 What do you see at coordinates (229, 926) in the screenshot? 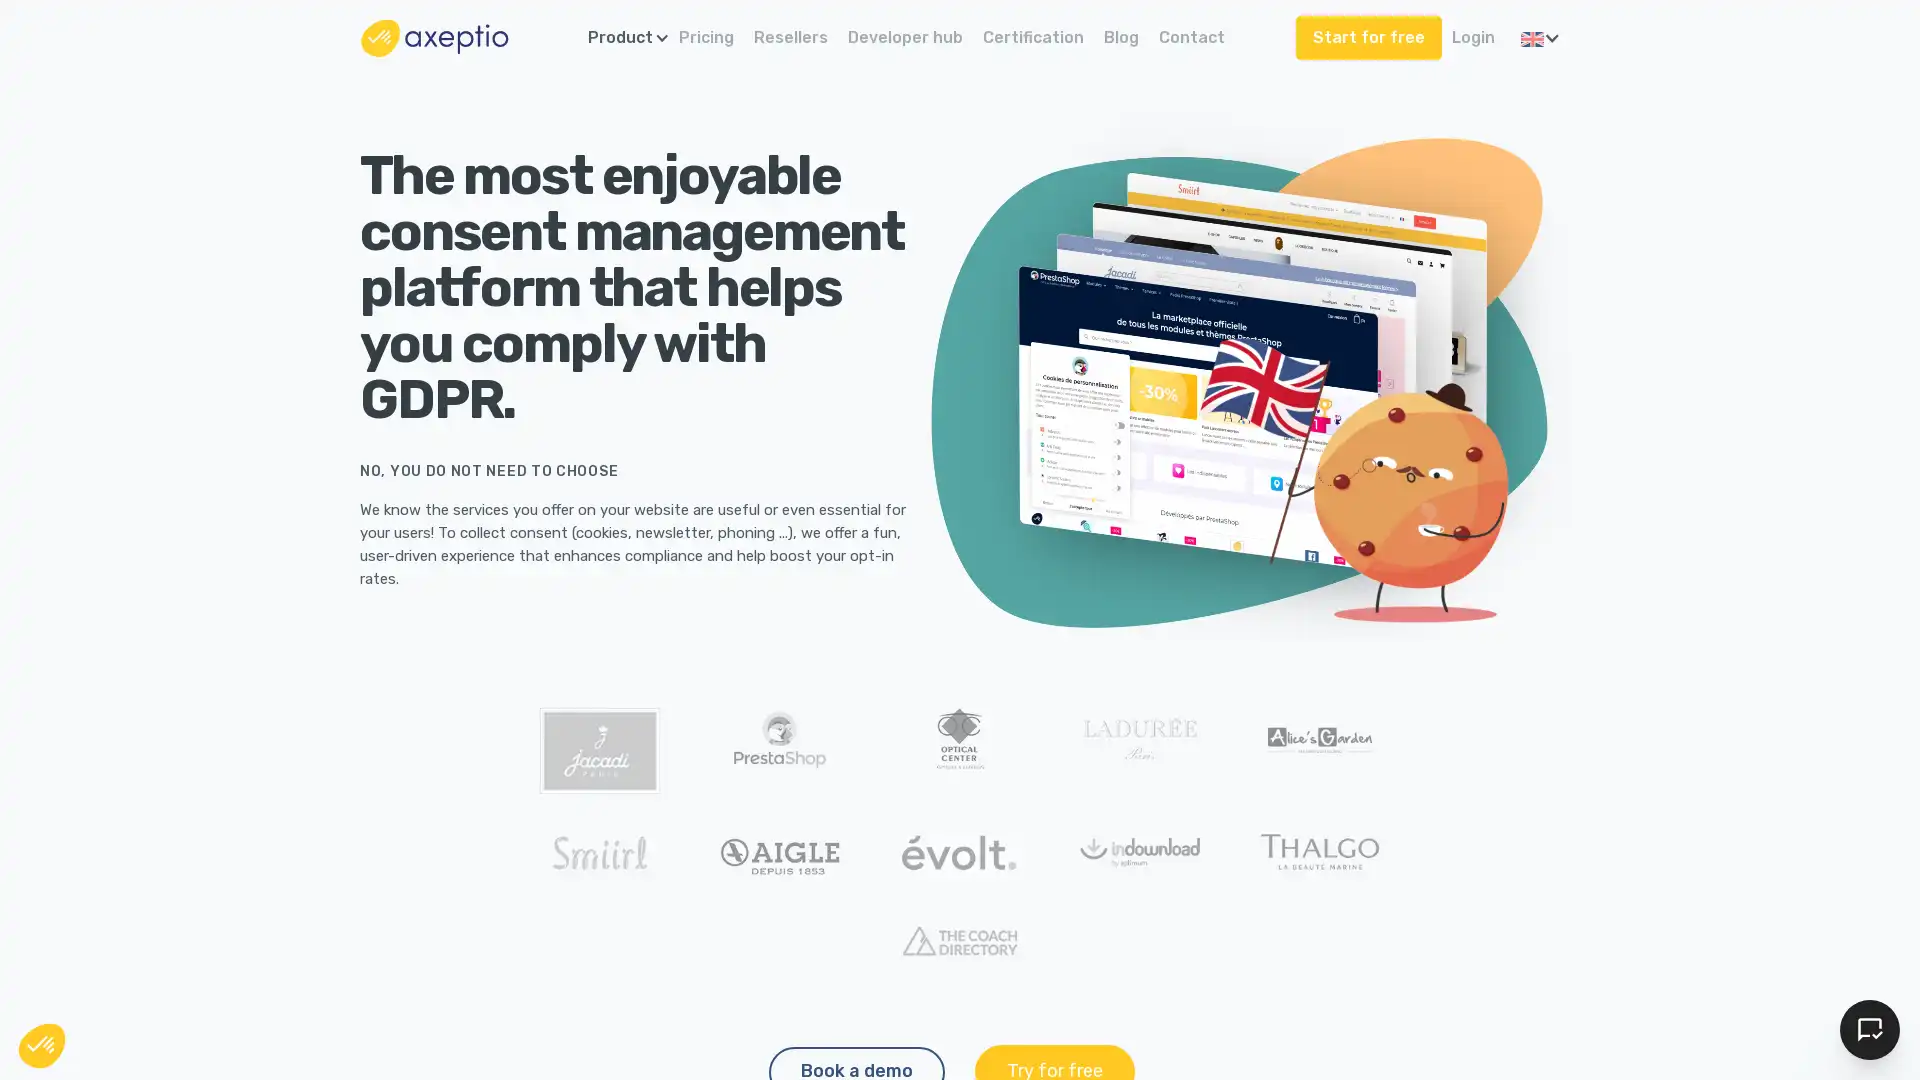
I see `Consents certified by` at bounding box center [229, 926].